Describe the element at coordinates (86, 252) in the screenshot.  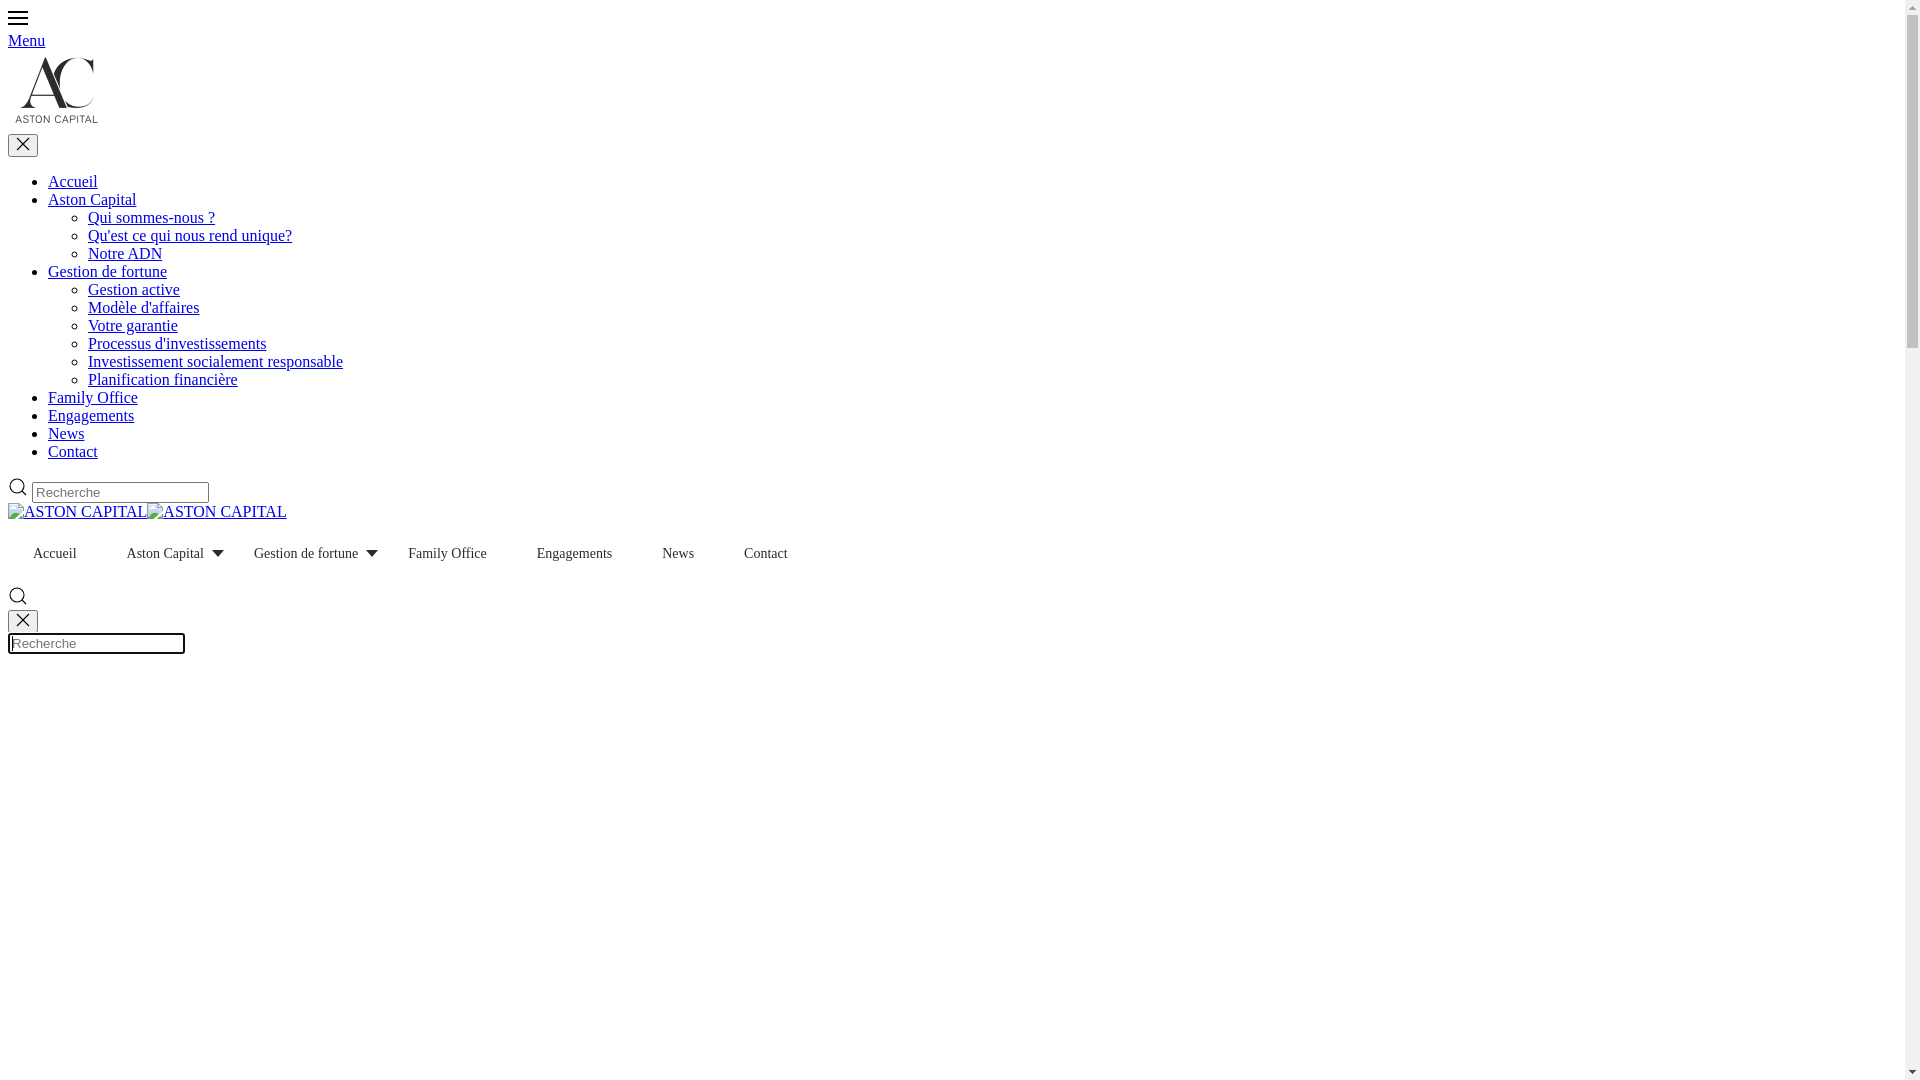
I see `'Notre ADN'` at that location.